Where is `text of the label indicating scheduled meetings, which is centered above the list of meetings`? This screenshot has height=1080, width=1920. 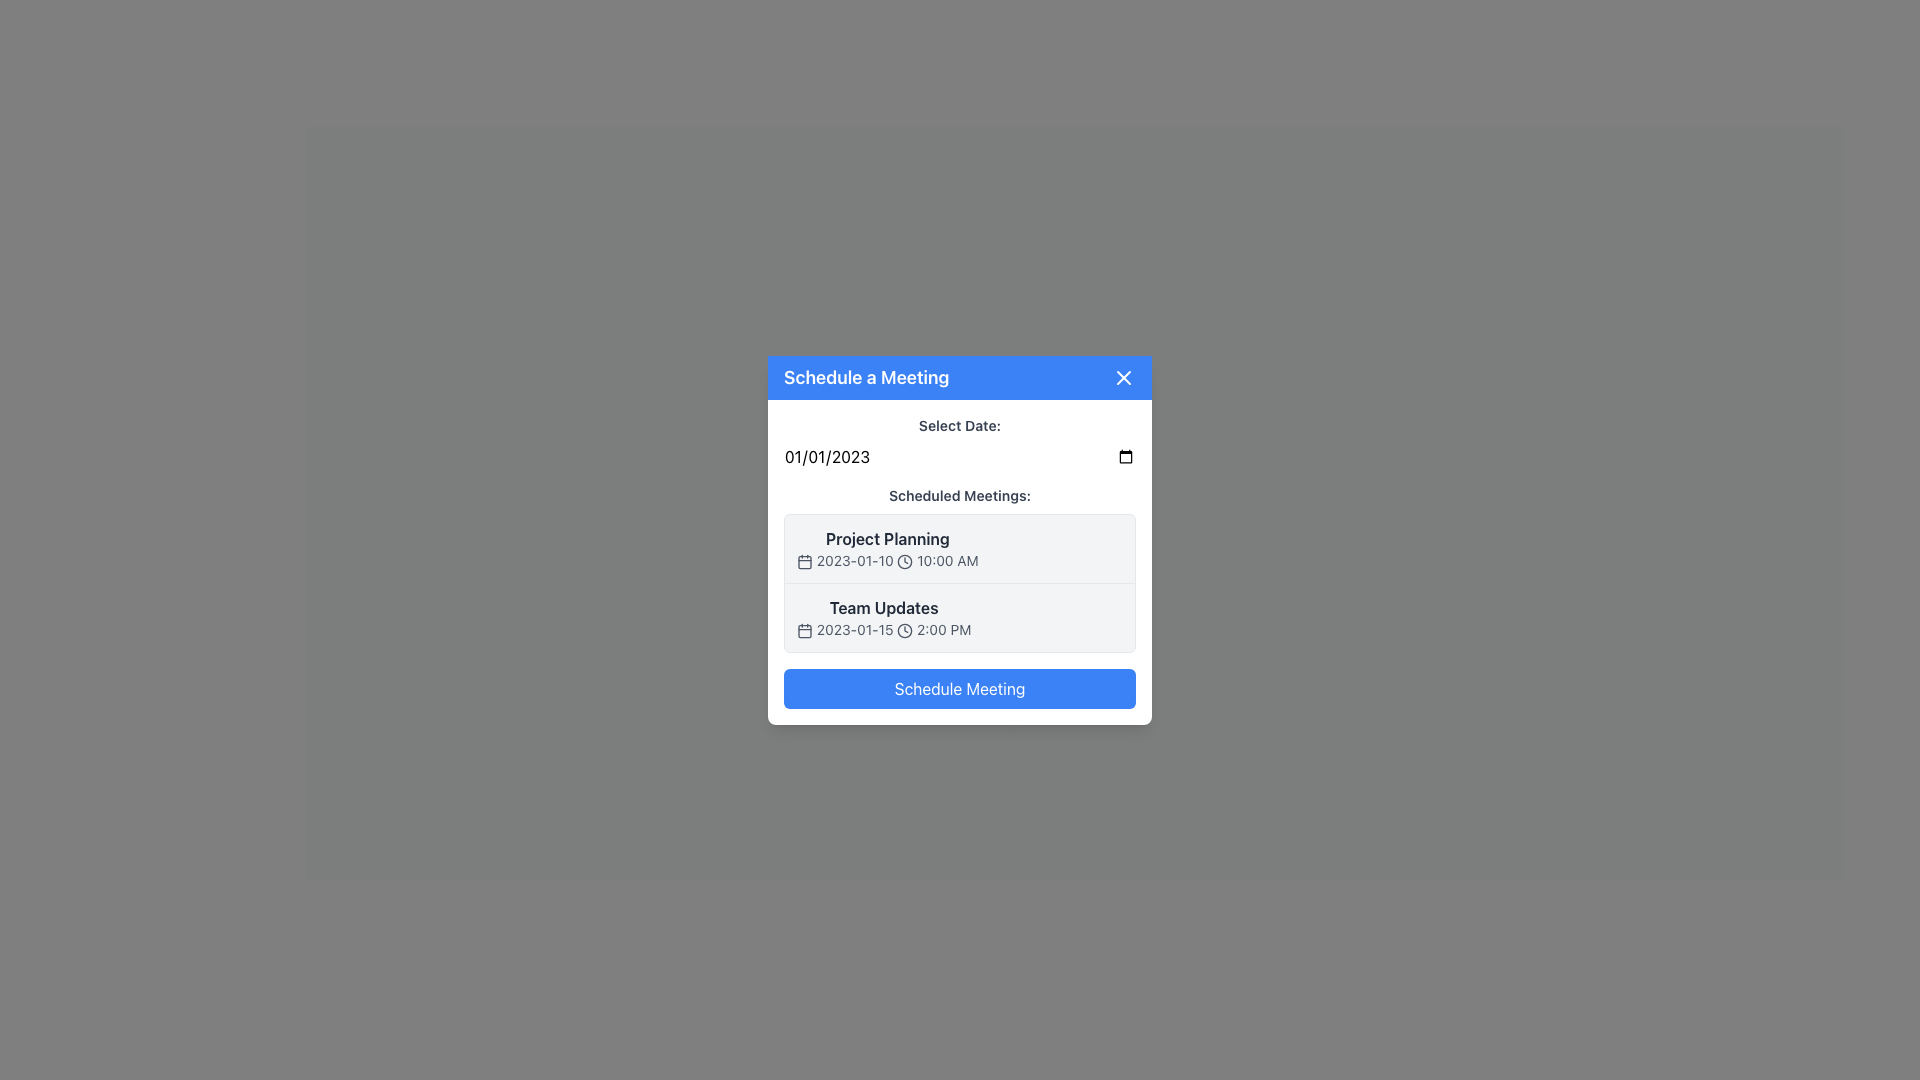 text of the label indicating scheduled meetings, which is centered above the list of meetings is located at coordinates (960, 494).